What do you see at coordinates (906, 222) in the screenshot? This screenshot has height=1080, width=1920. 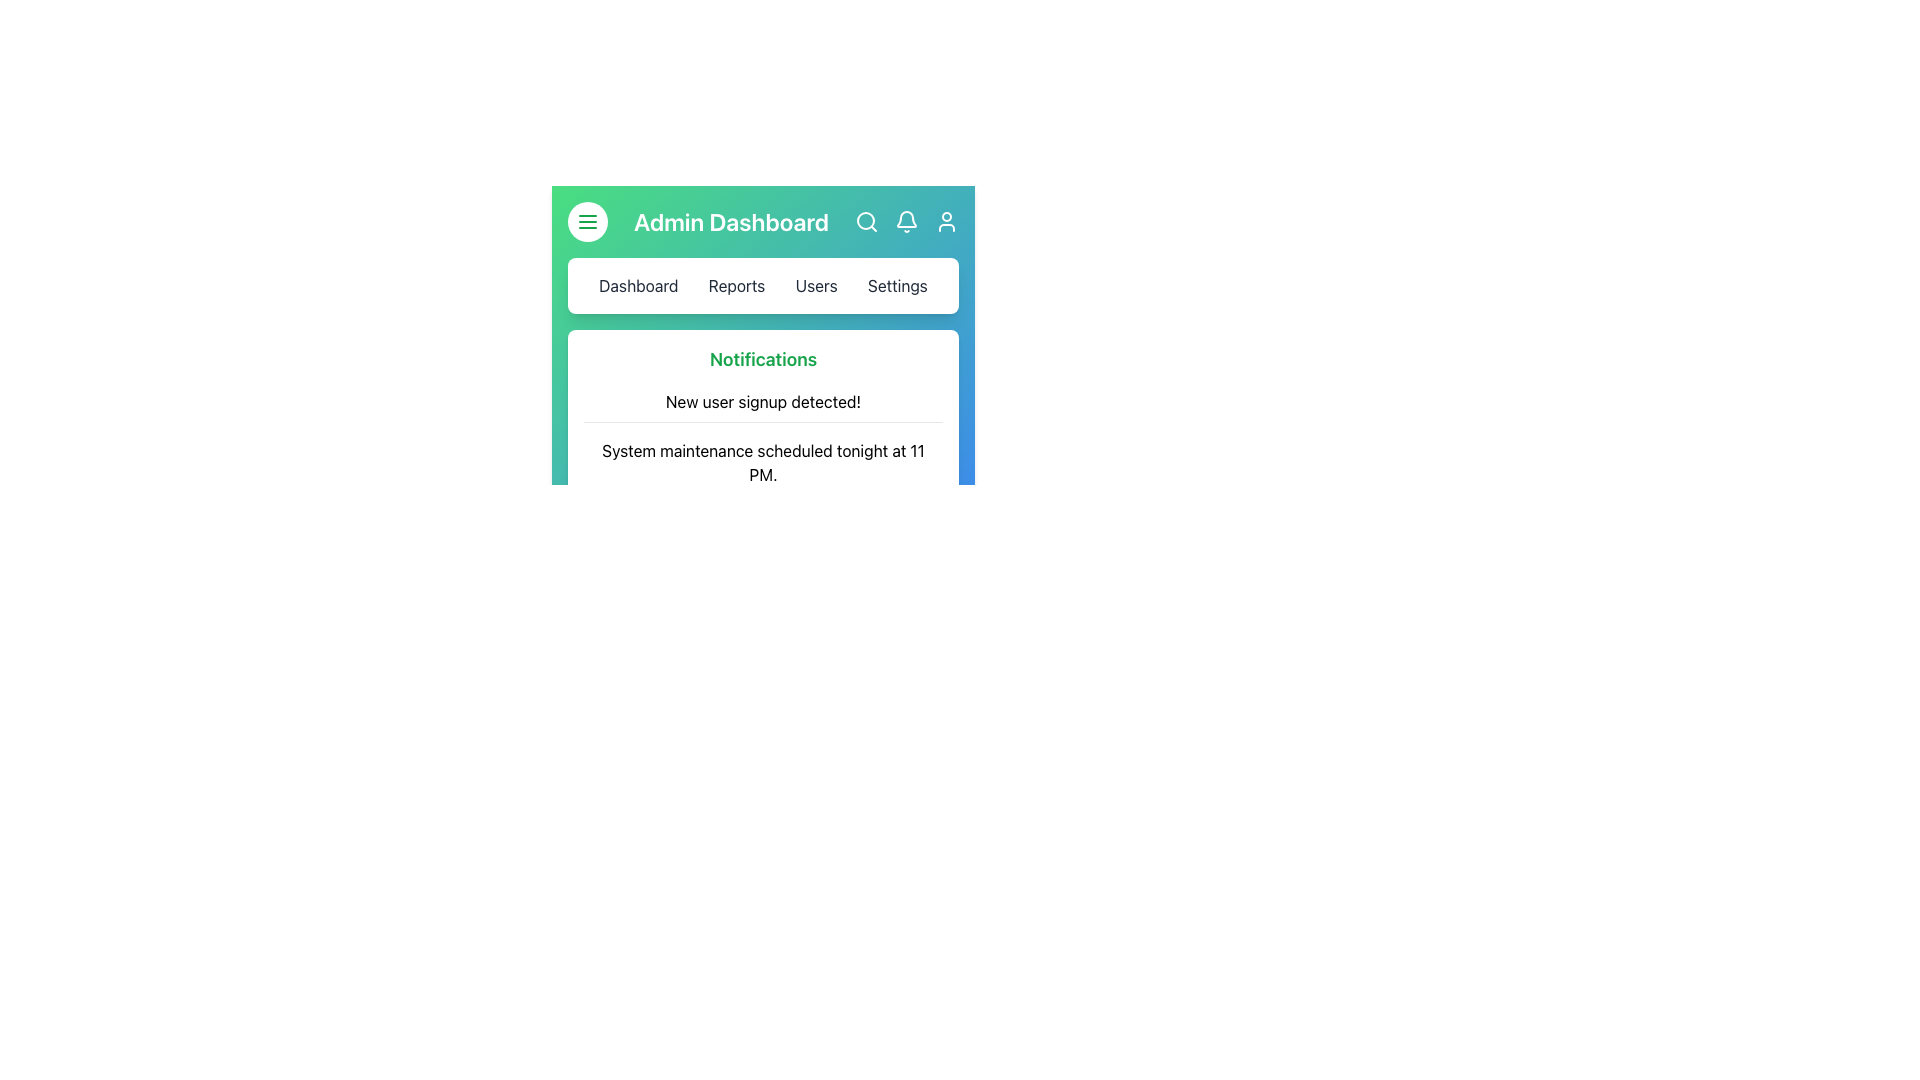 I see `the notification icon button located in the navigation header bar` at bounding box center [906, 222].